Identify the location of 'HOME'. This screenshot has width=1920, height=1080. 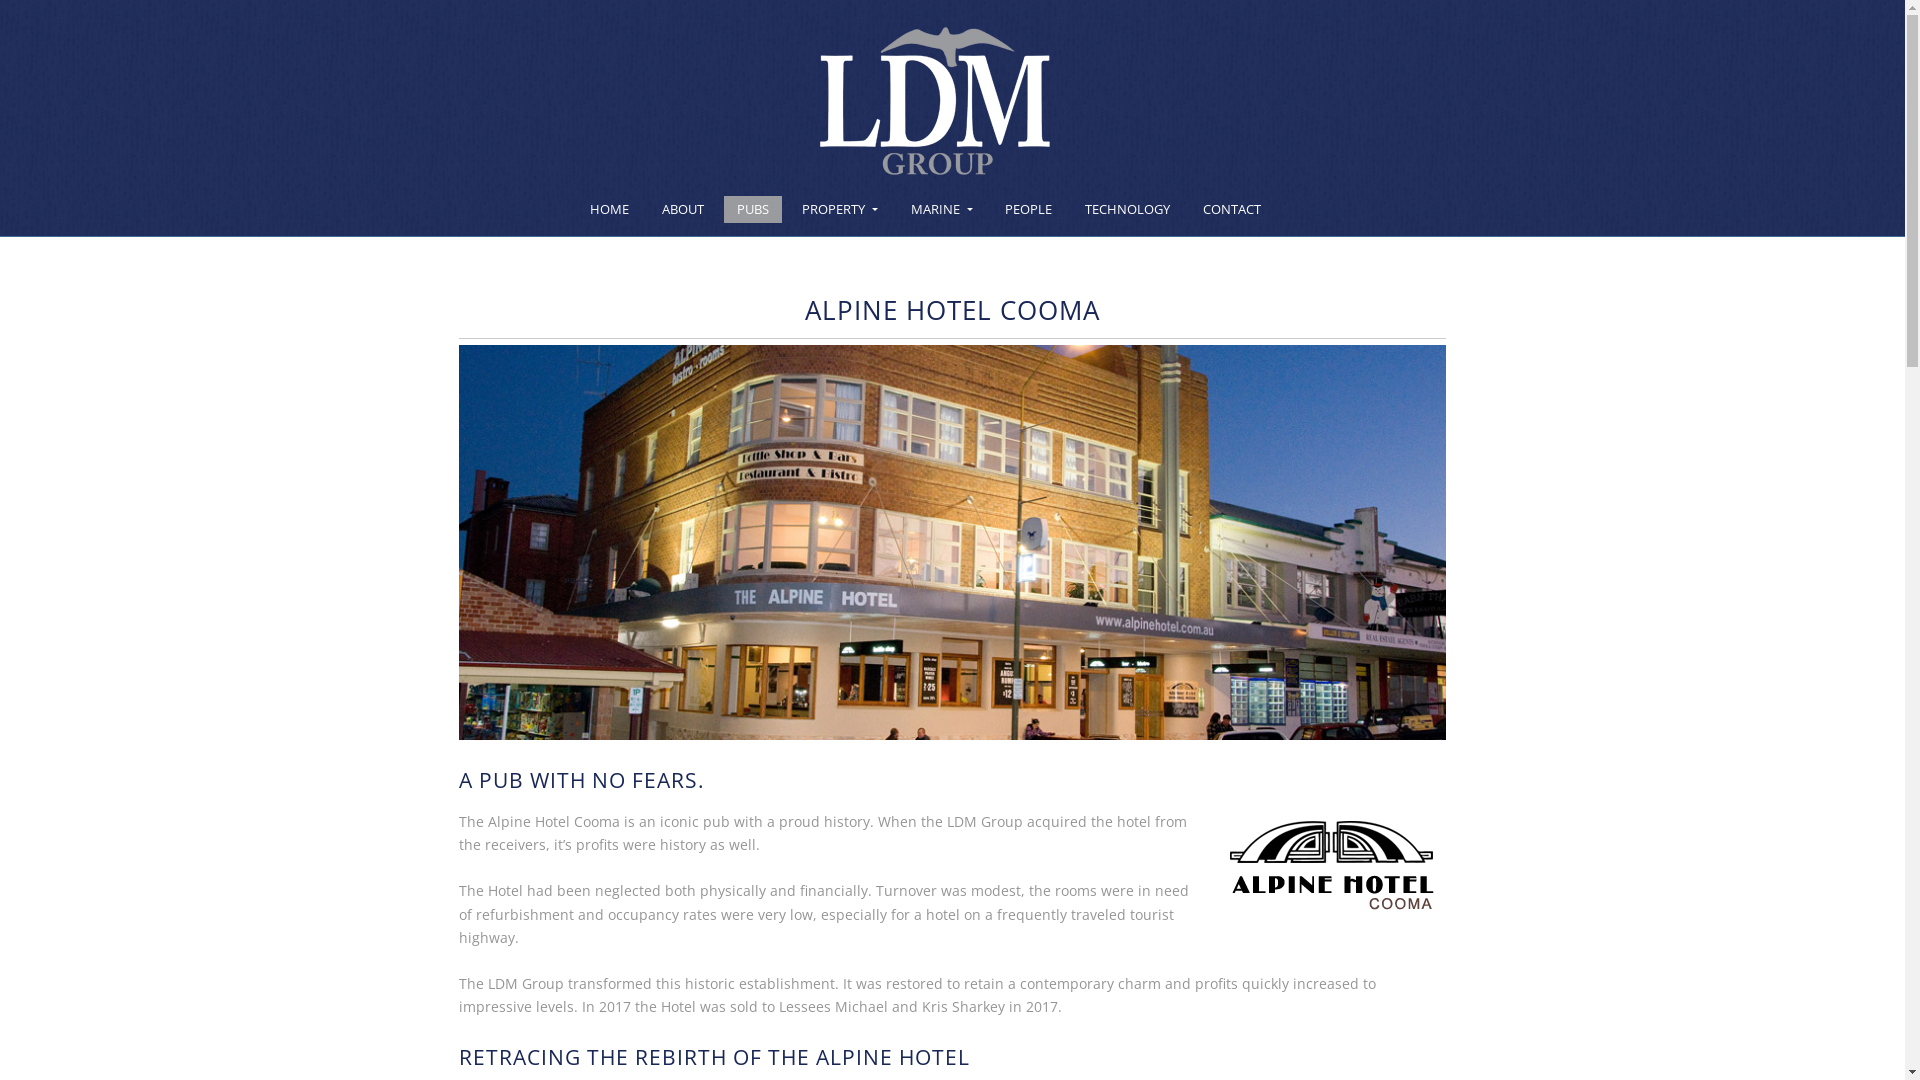
(608, 209).